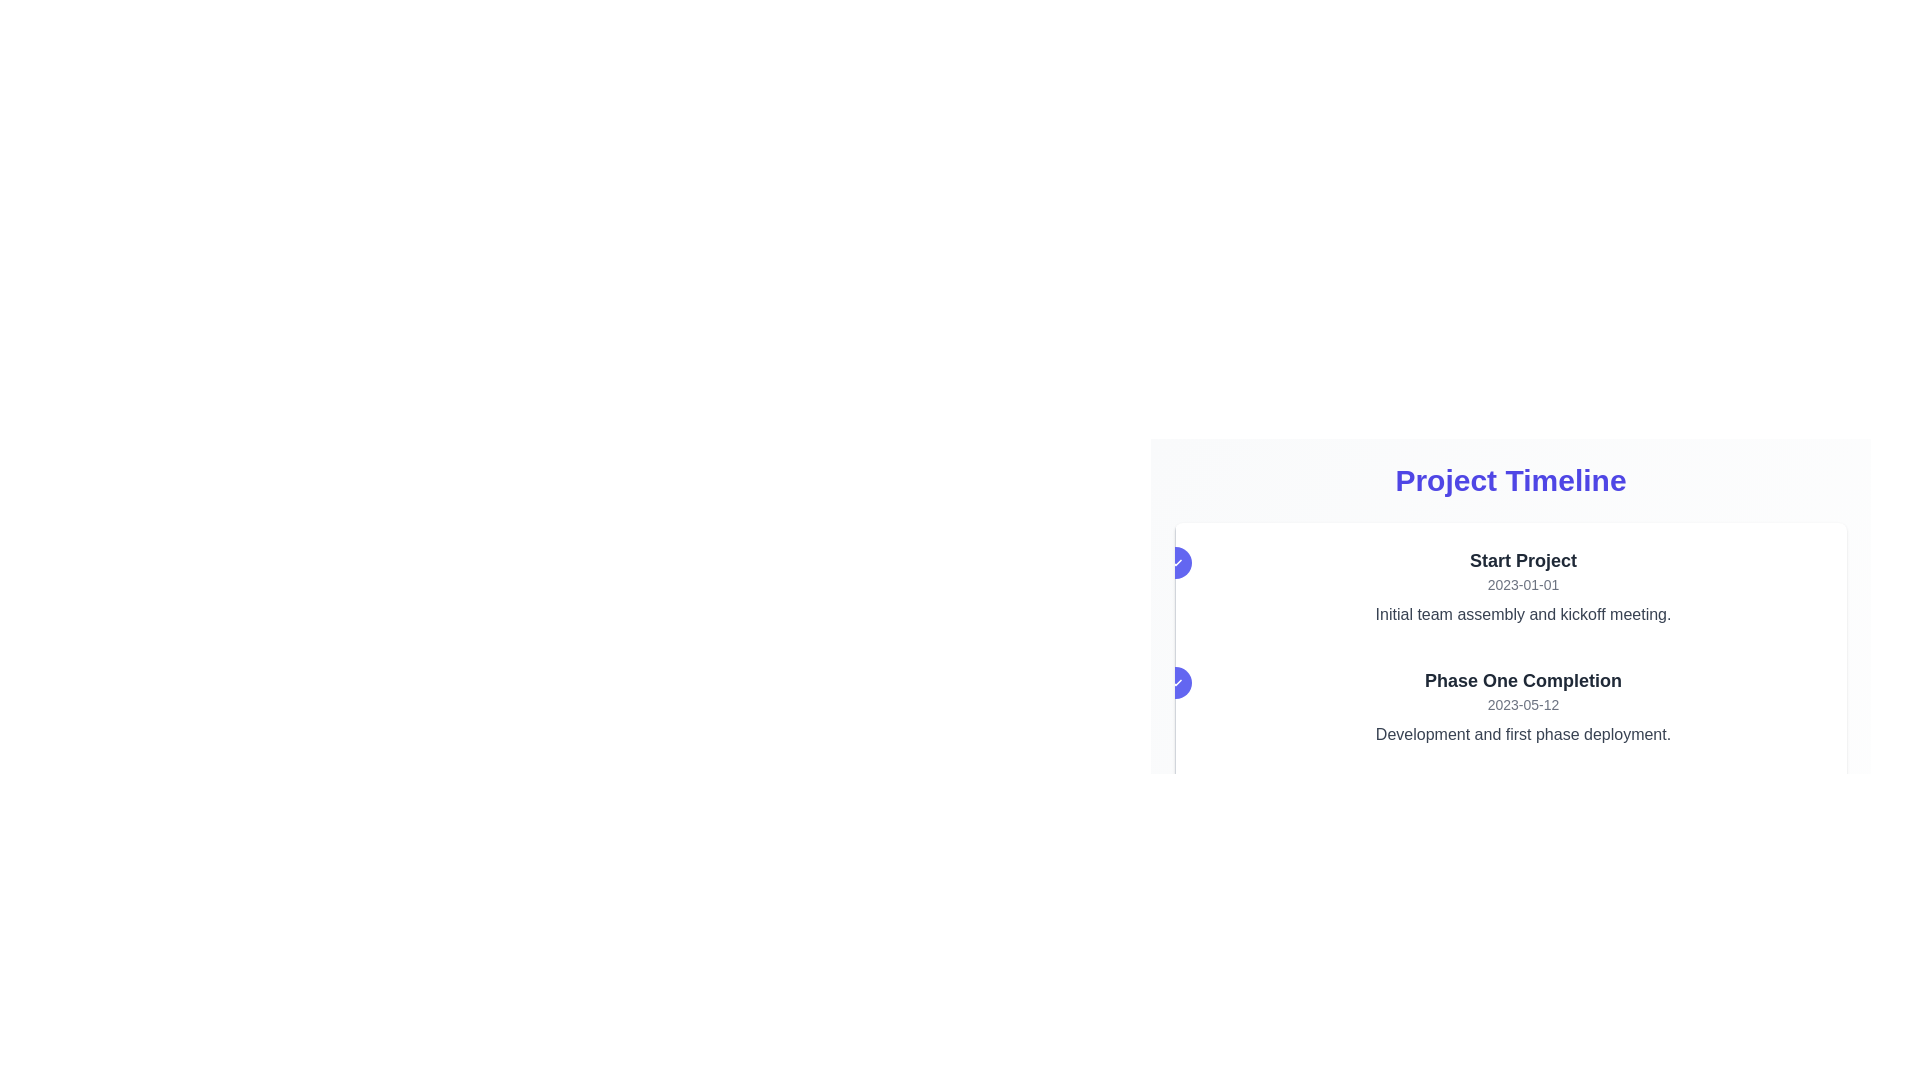 Image resolution: width=1920 pixels, height=1080 pixels. What do you see at coordinates (1522, 704) in the screenshot?
I see `the text label displaying the date for the milestone 'Phase One Completion', which is positioned directly below the title line and above descriptive text` at bounding box center [1522, 704].